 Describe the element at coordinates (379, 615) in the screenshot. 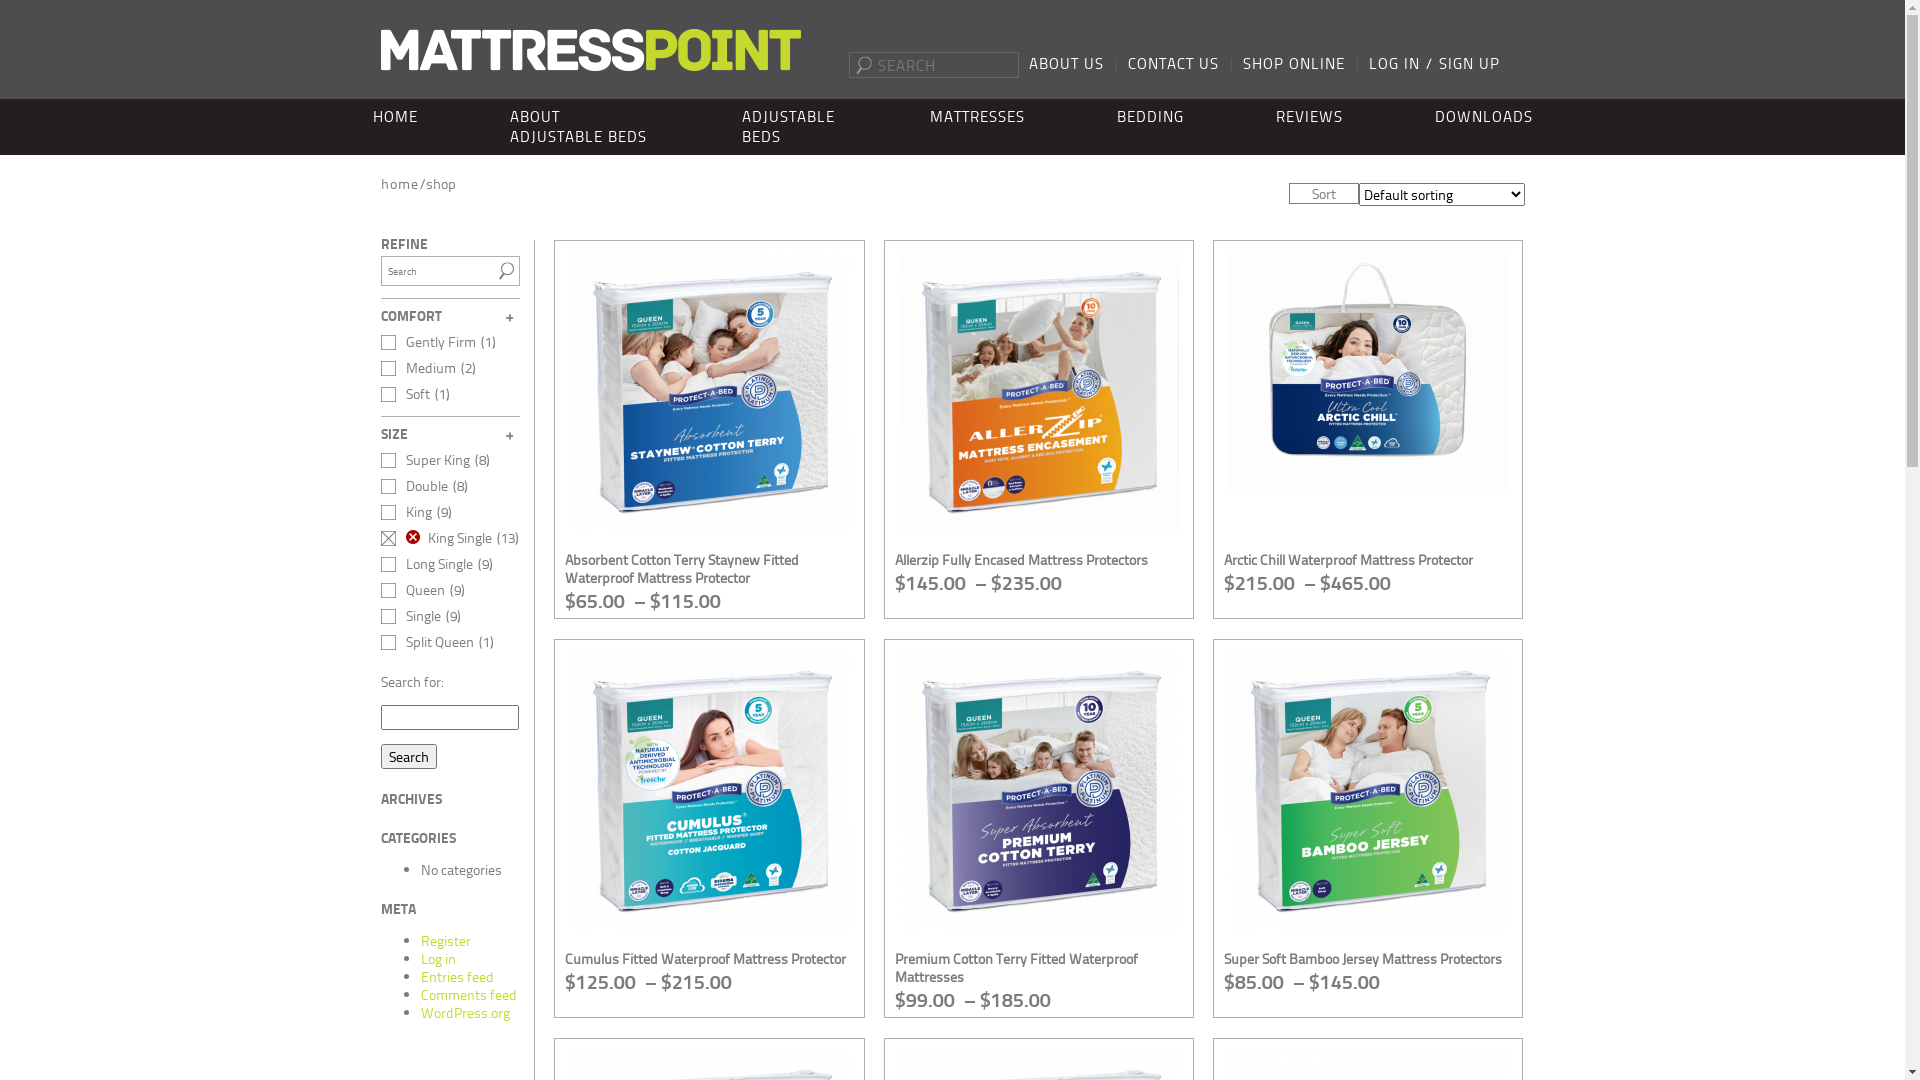

I see `'Single'` at that location.